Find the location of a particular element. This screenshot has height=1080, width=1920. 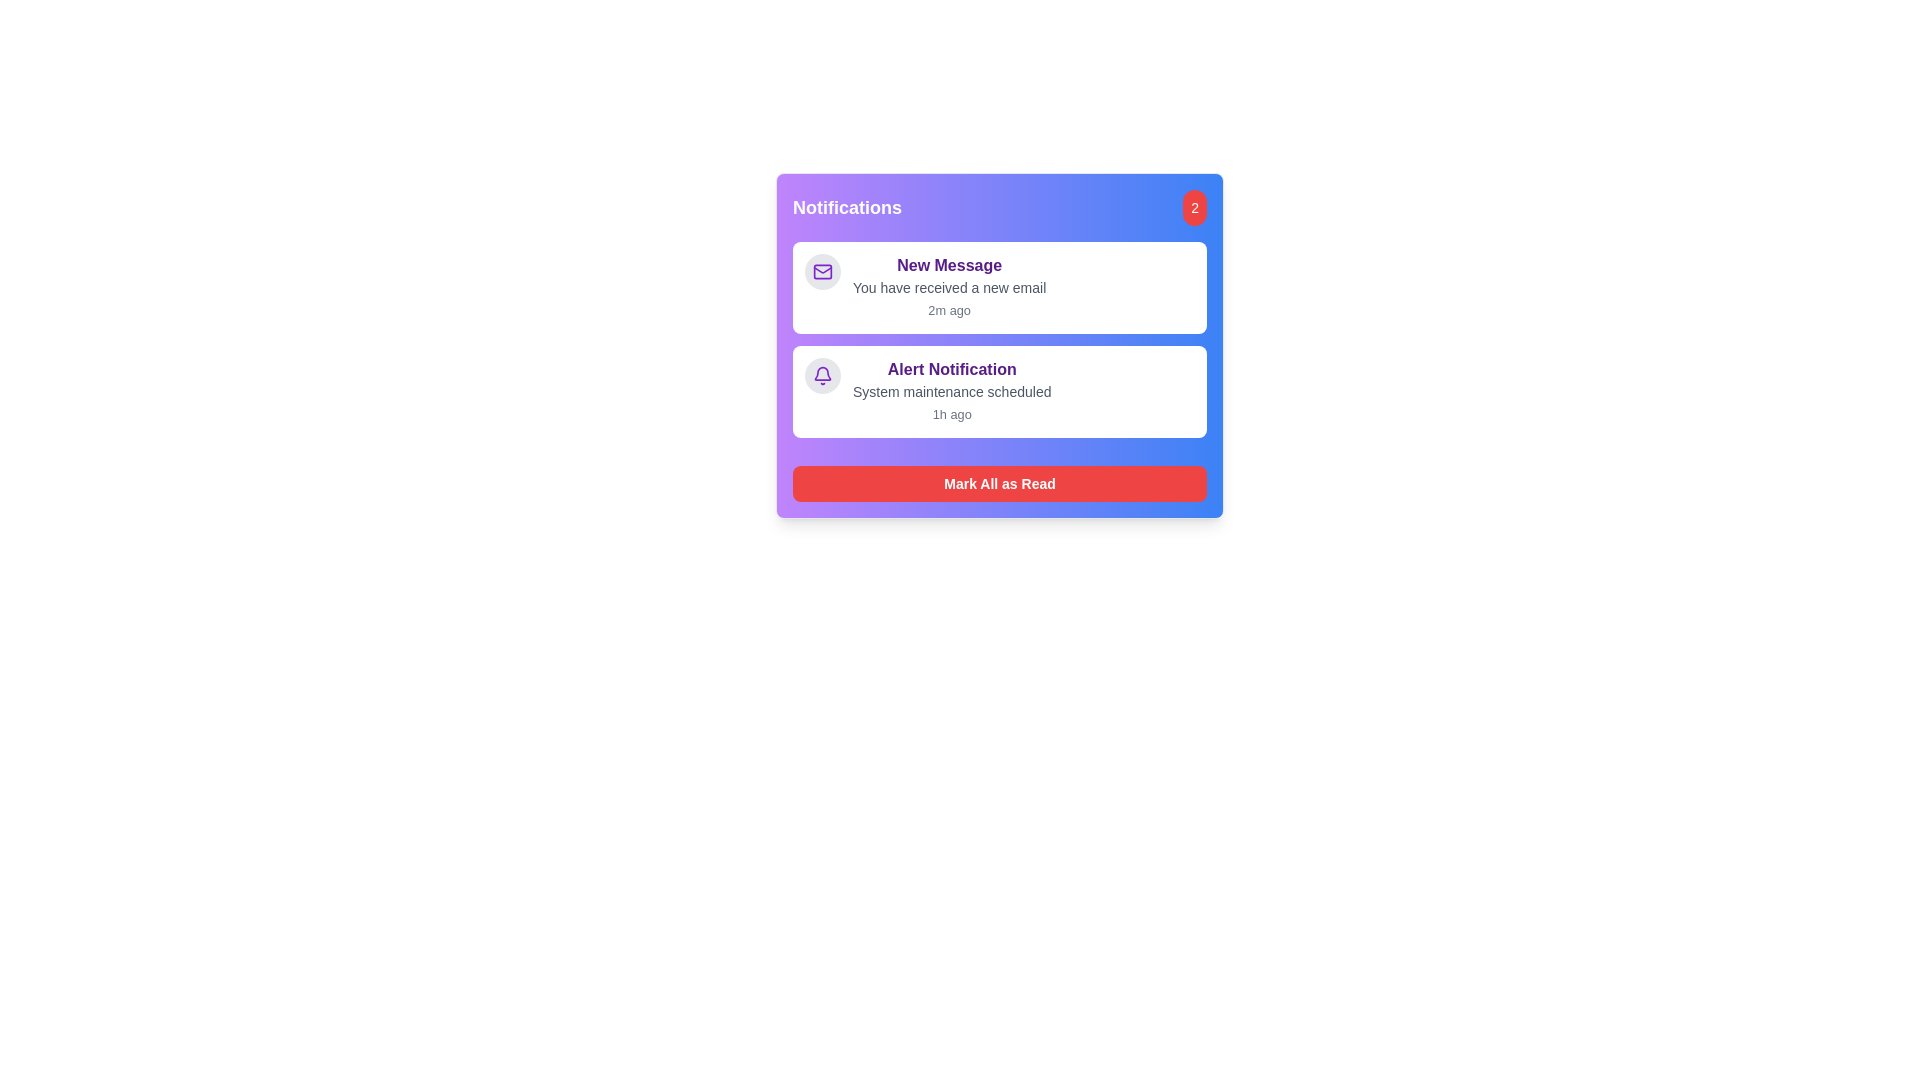

the static text header for the notifications user interface module, located at the top-left corner adjacent to the red notification badge is located at coordinates (847, 208).